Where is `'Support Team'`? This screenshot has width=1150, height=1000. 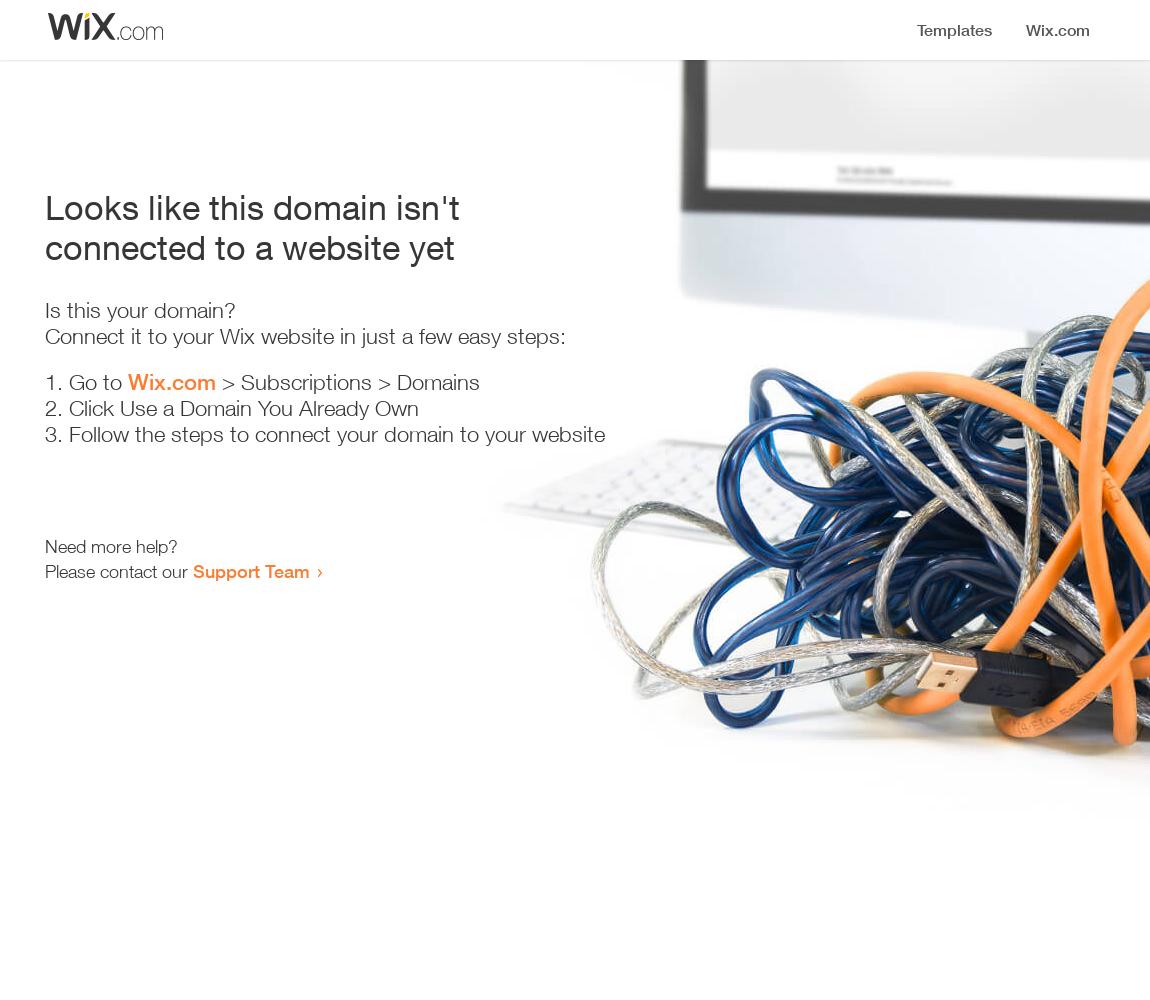
'Support Team' is located at coordinates (250, 570).